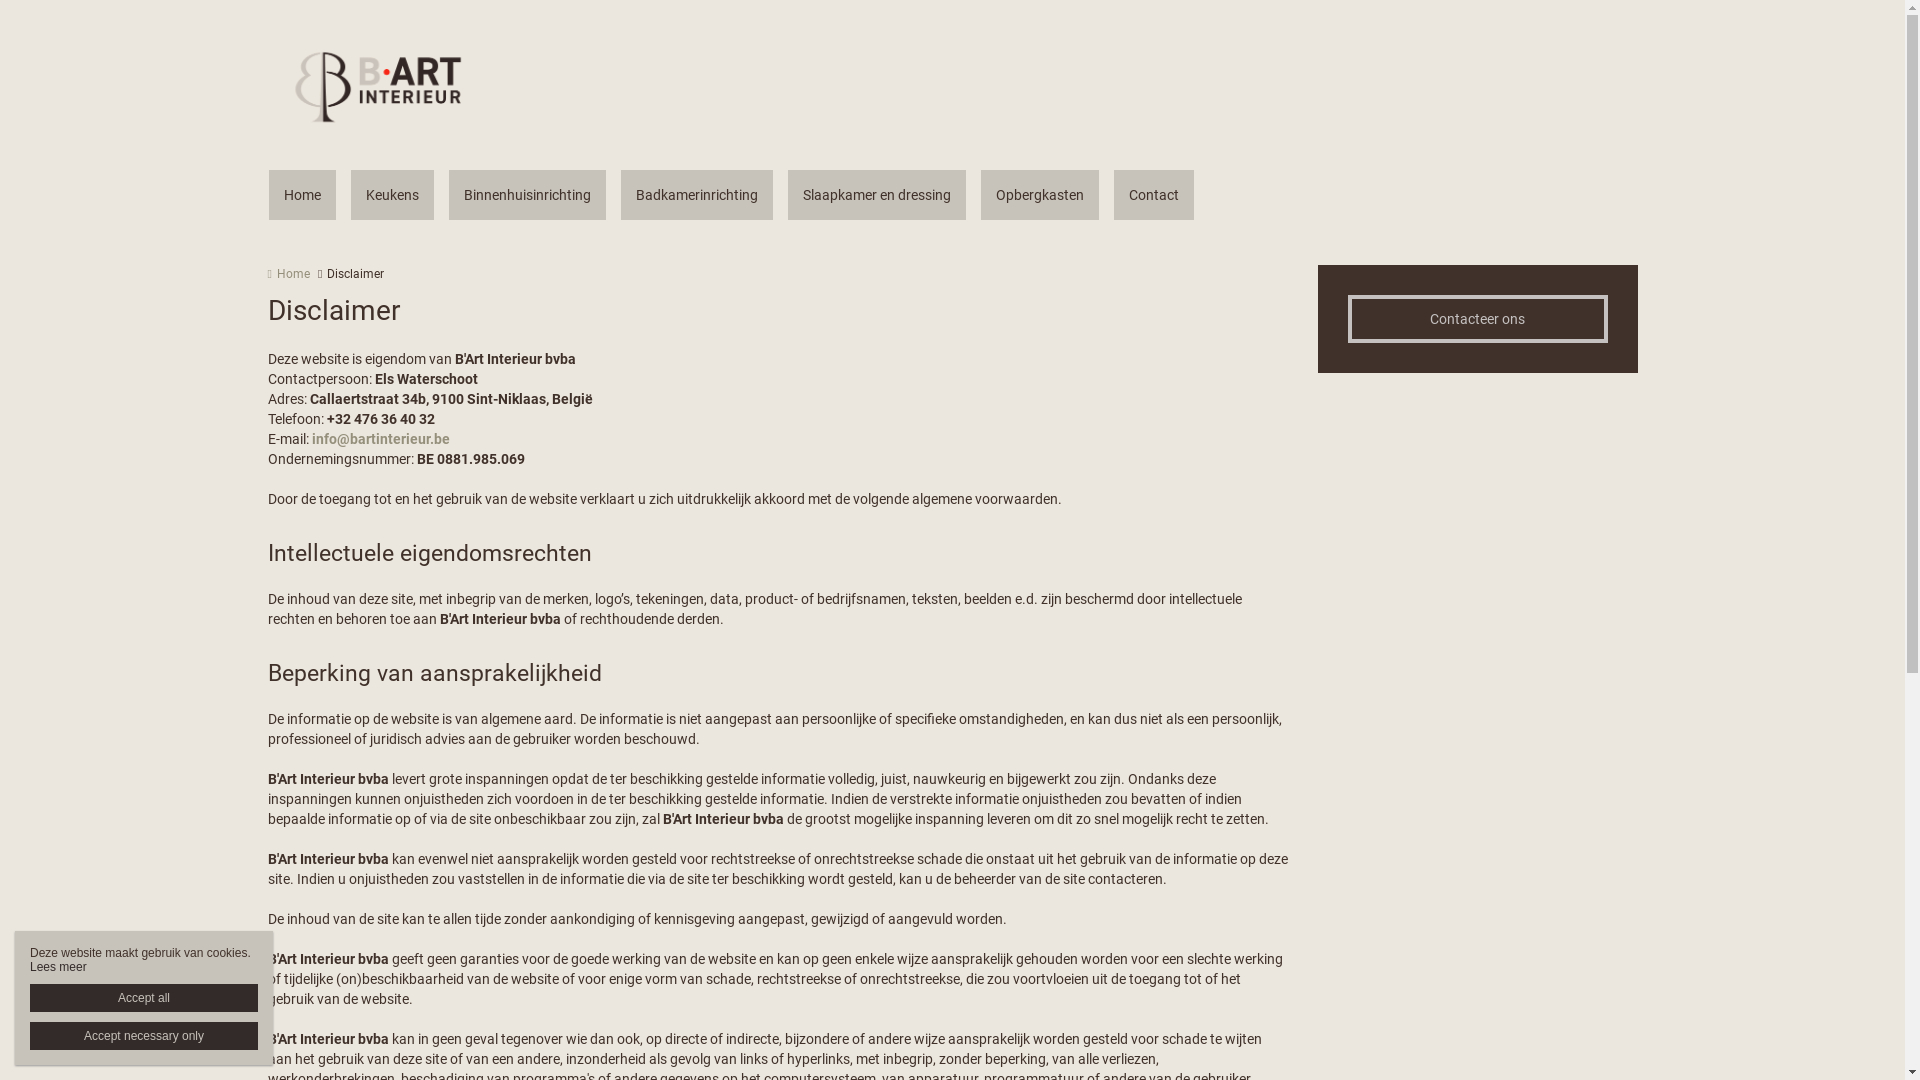 Image resolution: width=1920 pixels, height=1080 pixels. What do you see at coordinates (143, 1035) in the screenshot?
I see `'Accept necessary only'` at bounding box center [143, 1035].